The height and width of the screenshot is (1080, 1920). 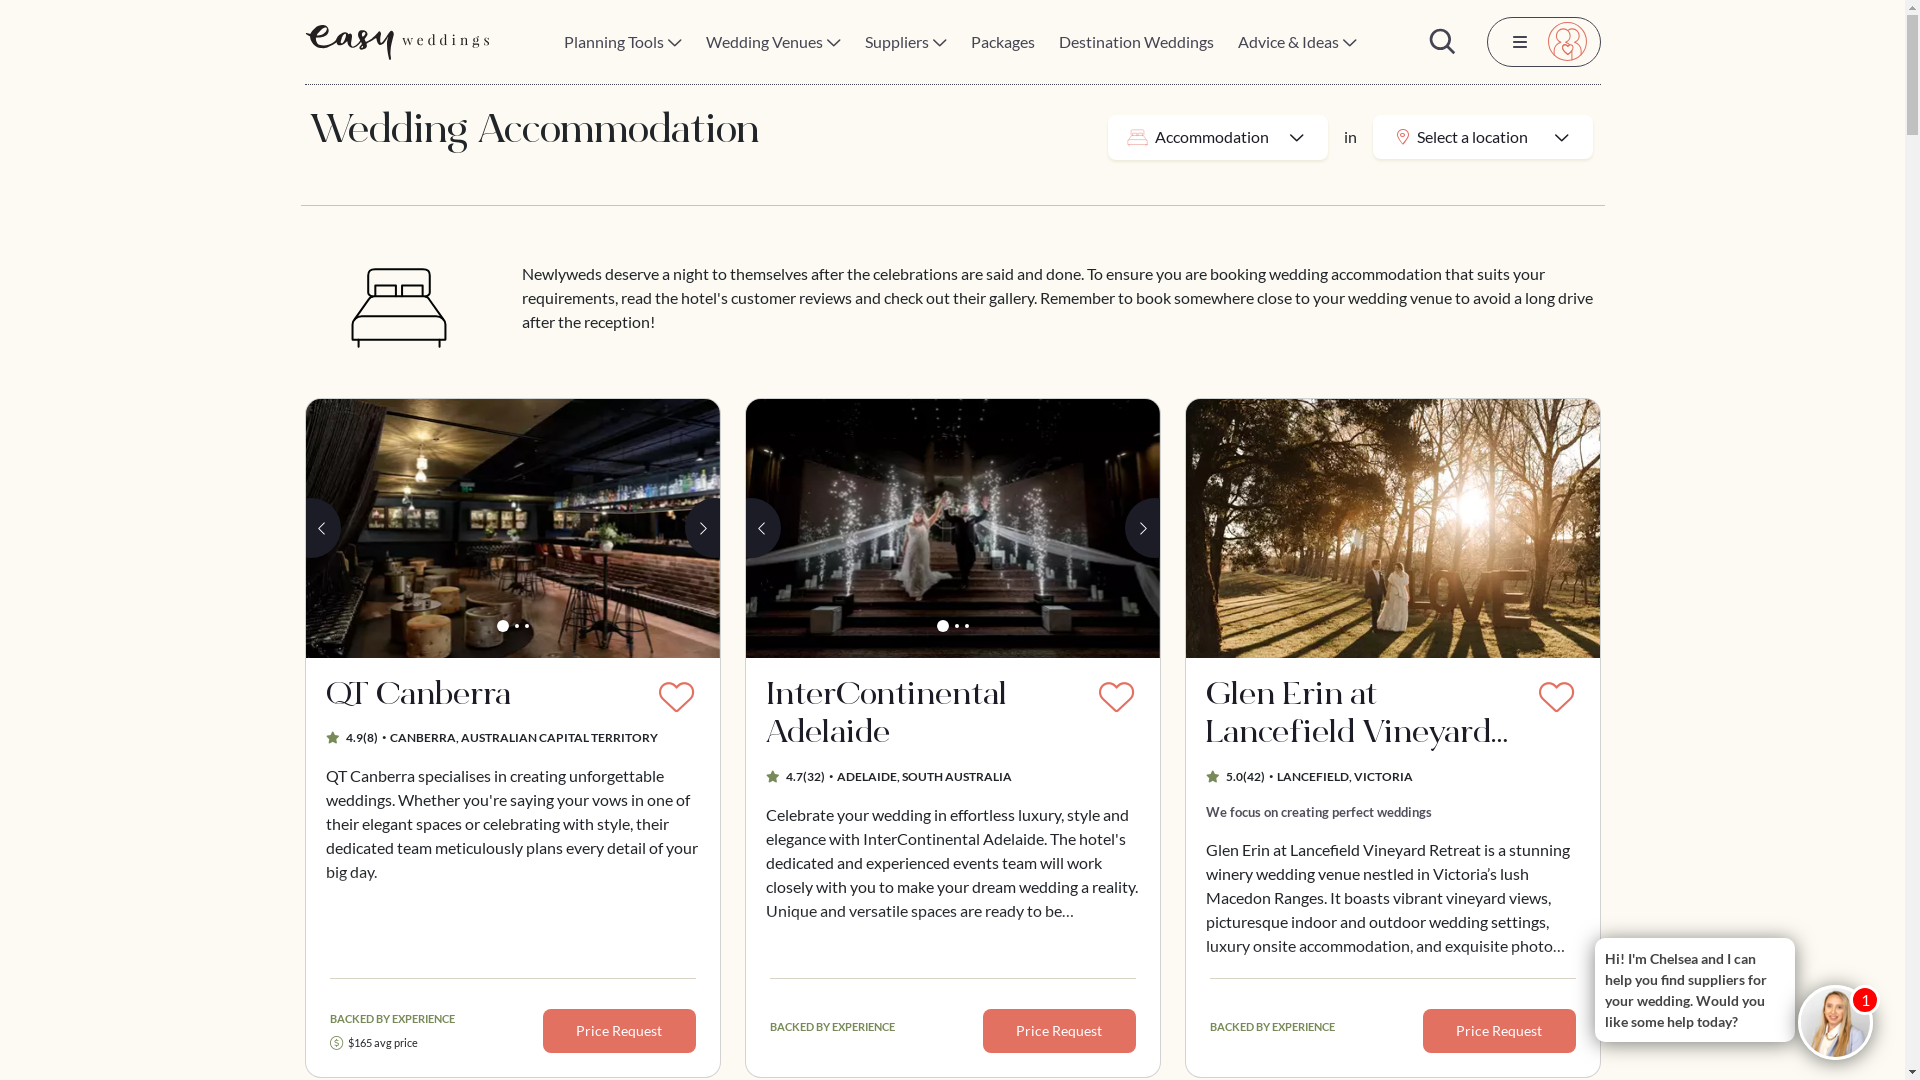 I want to click on 'Destination Weddings', so click(x=1136, y=42).